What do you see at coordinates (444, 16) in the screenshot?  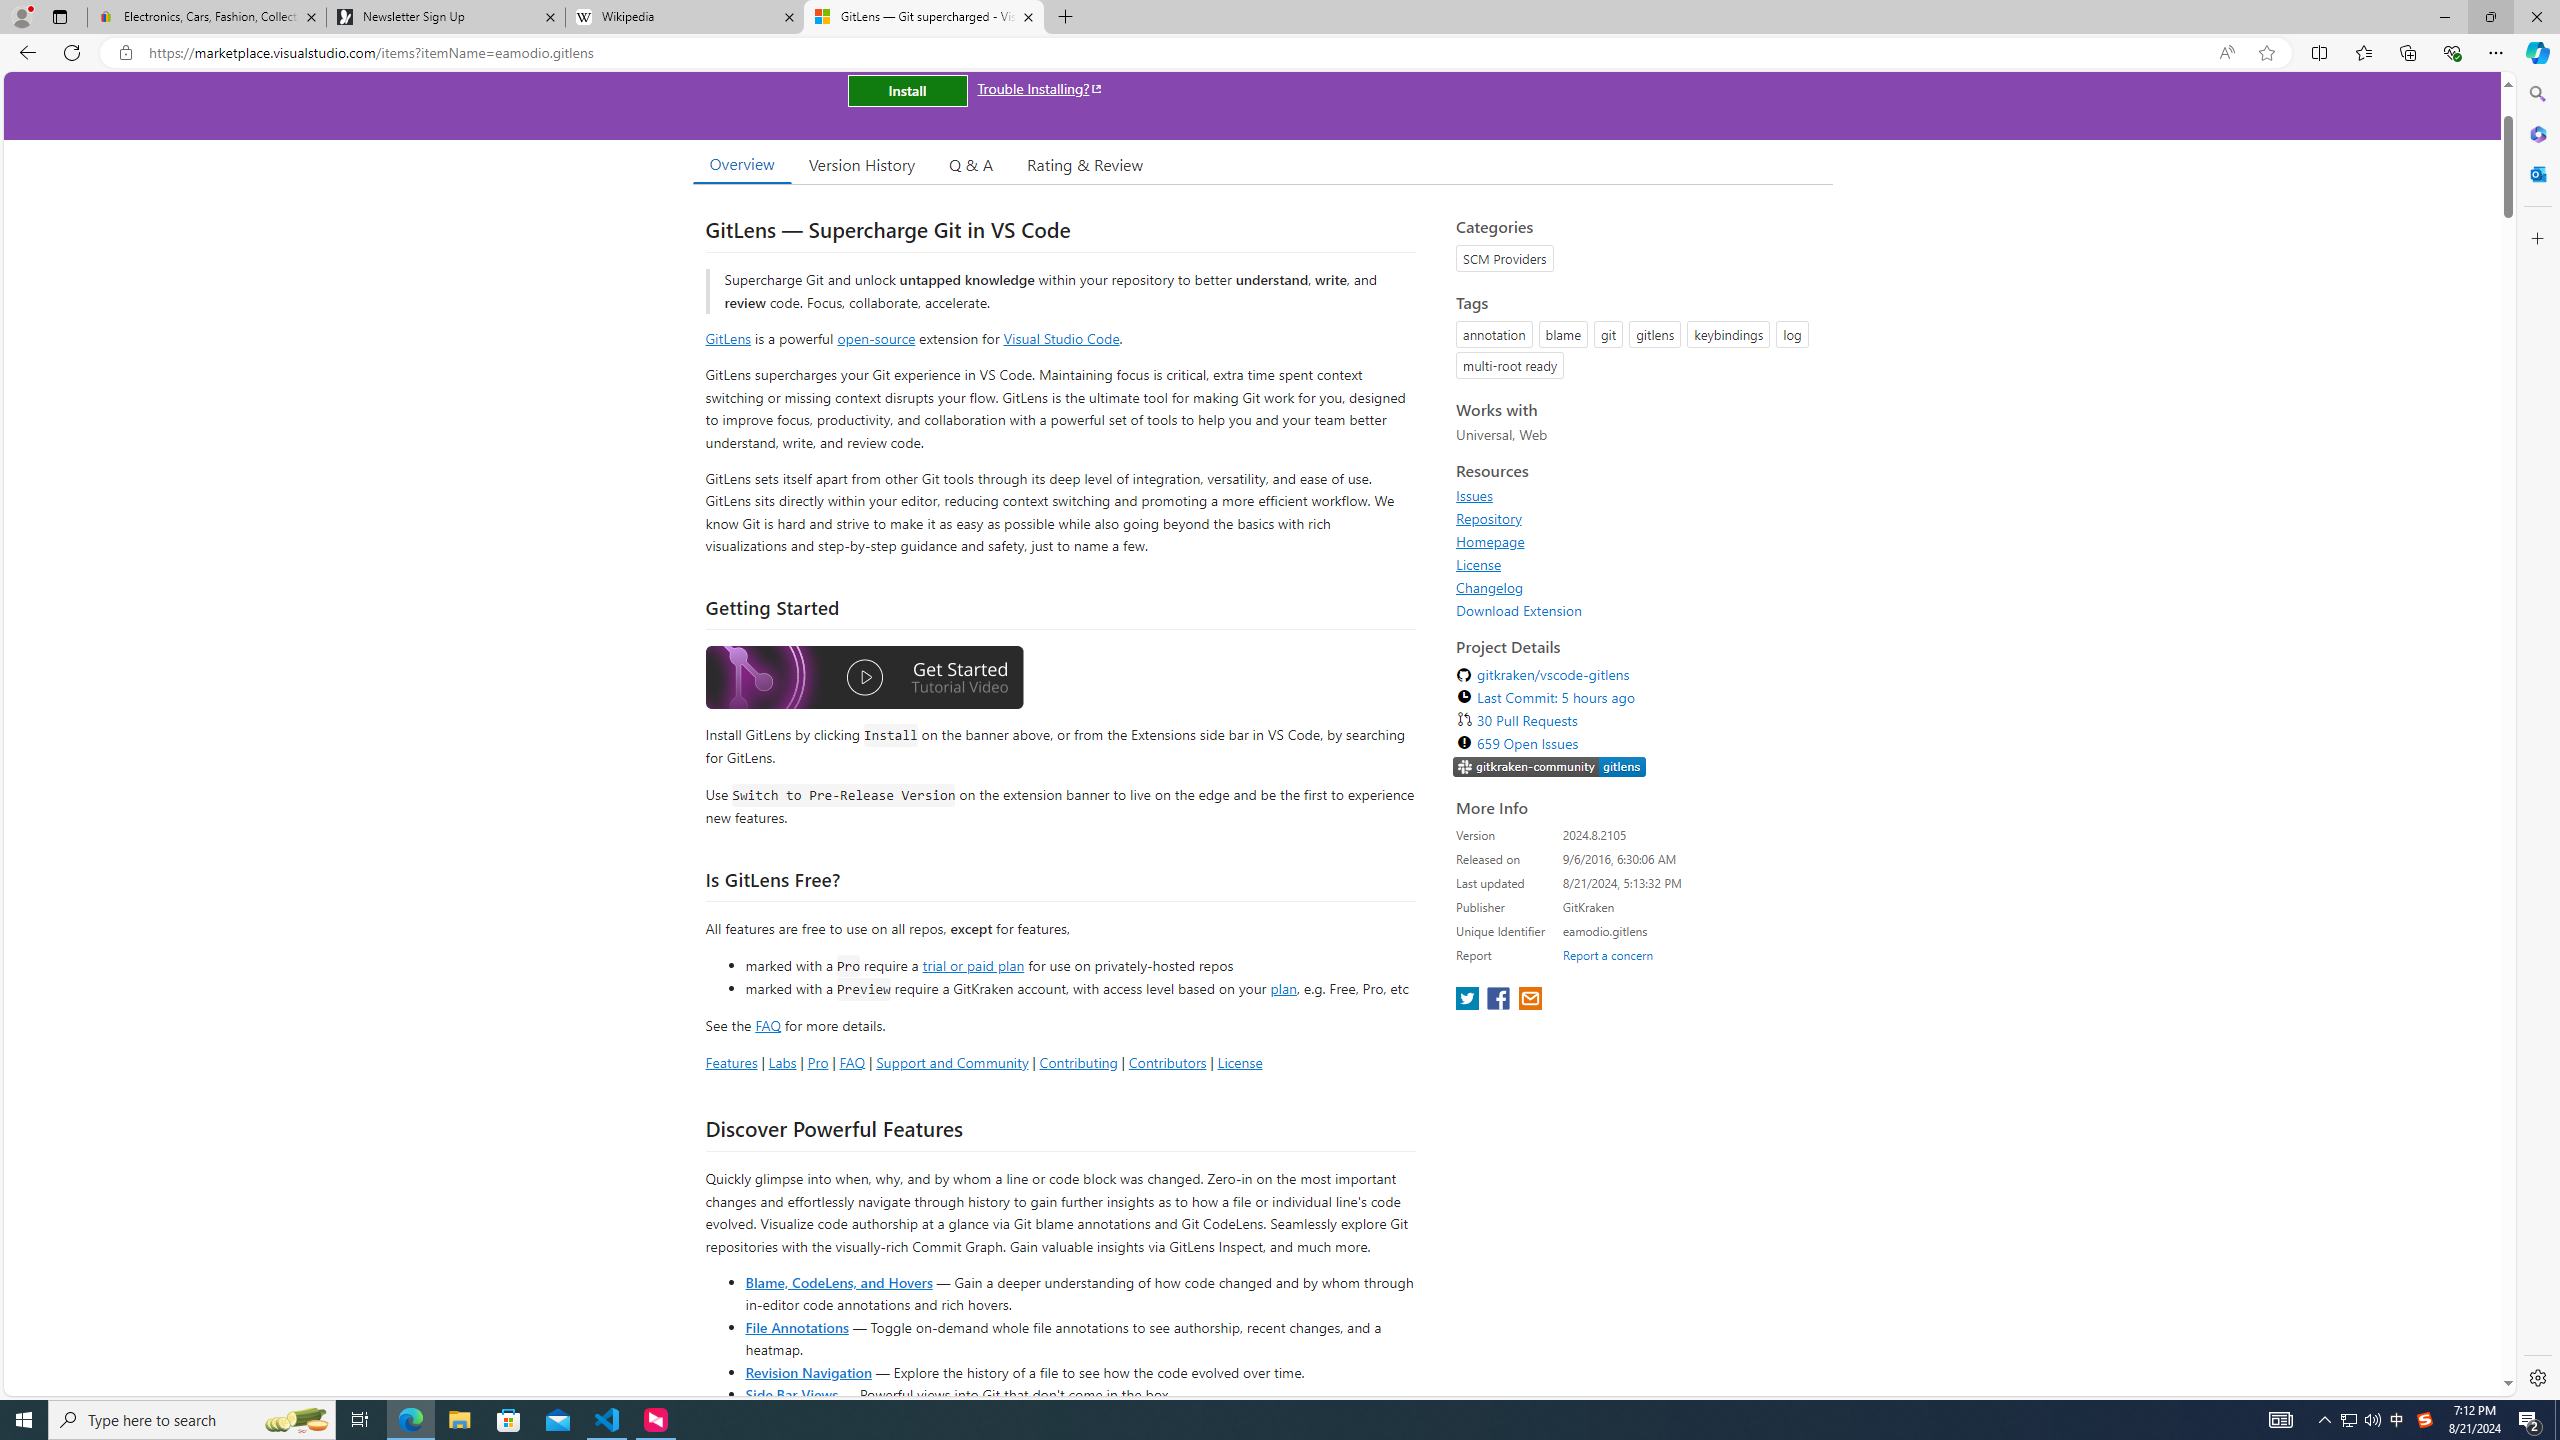 I see `'Newsletter Sign Up'` at bounding box center [444, 16].